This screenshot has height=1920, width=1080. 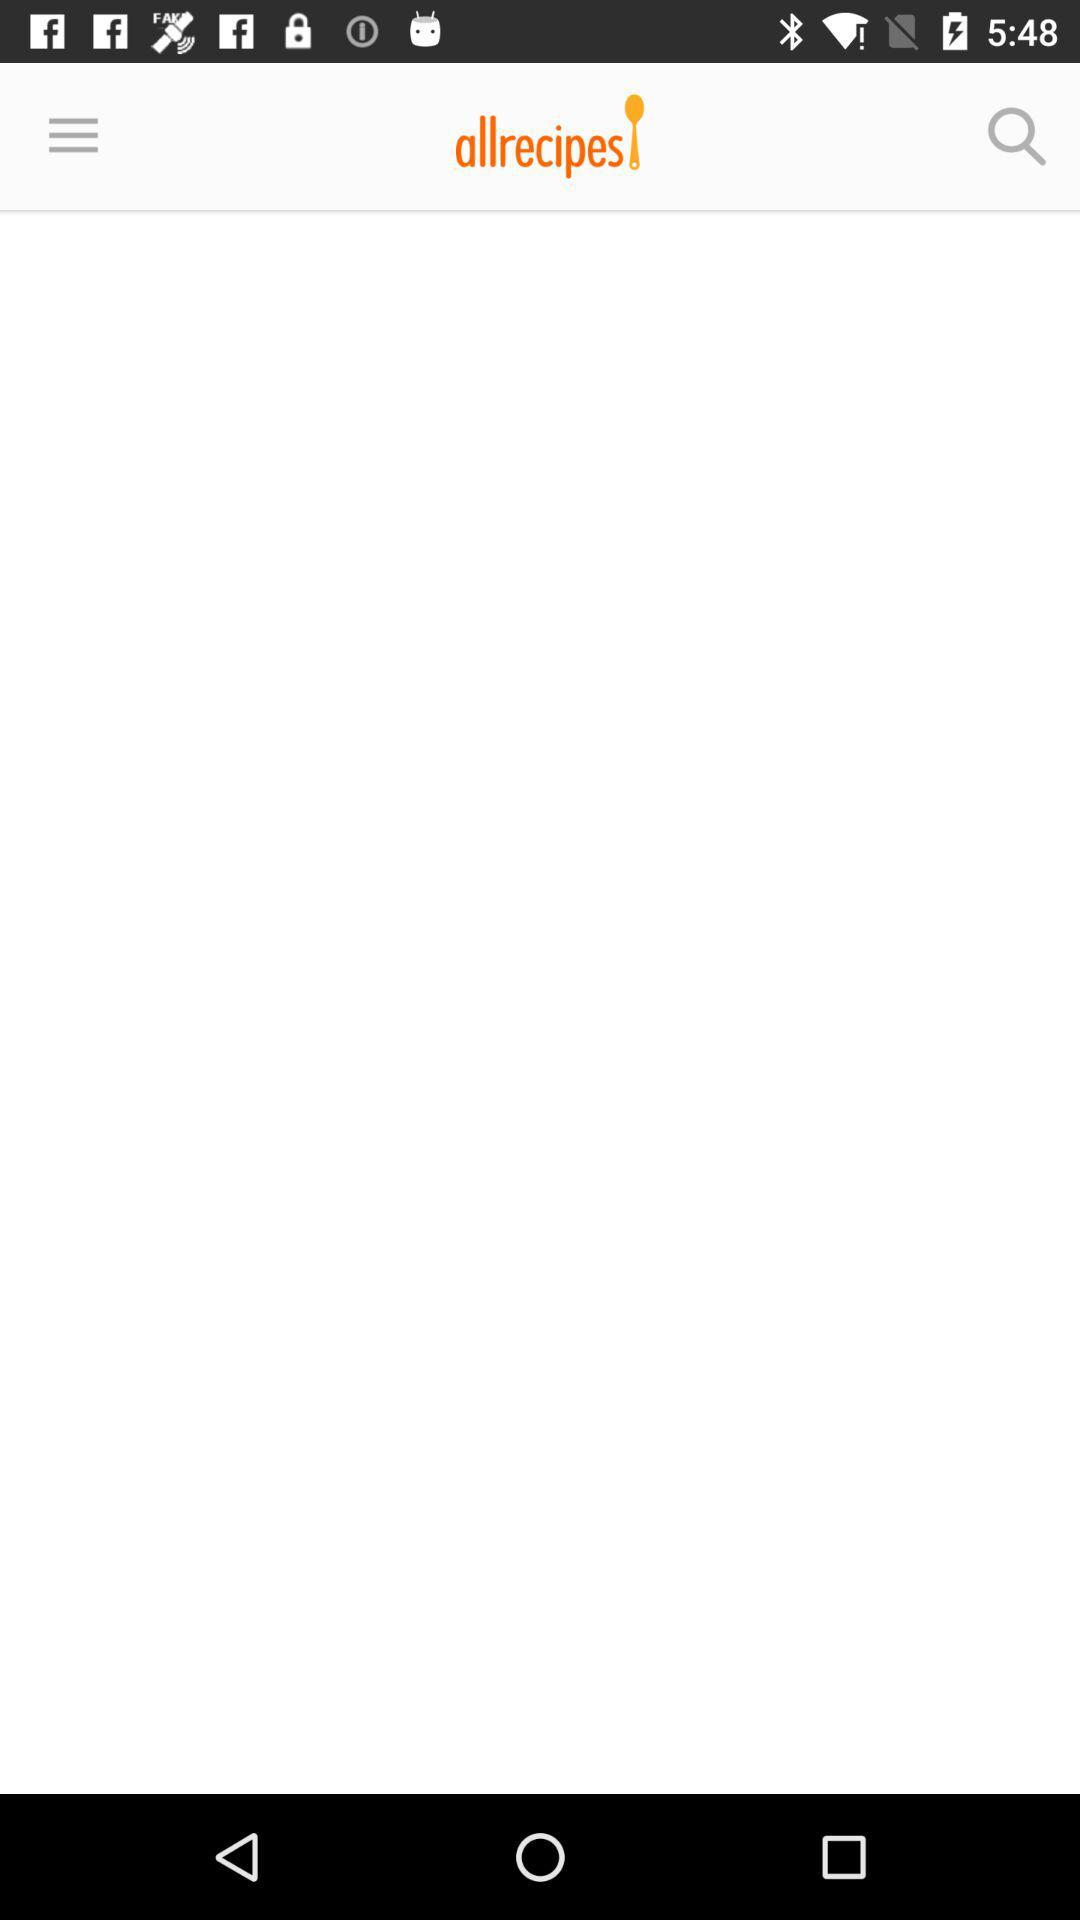 What do you see at coordinates (1017, 135) in the screenshot?
I see `icon at the top right corner` at bounding box center [1017, 135].